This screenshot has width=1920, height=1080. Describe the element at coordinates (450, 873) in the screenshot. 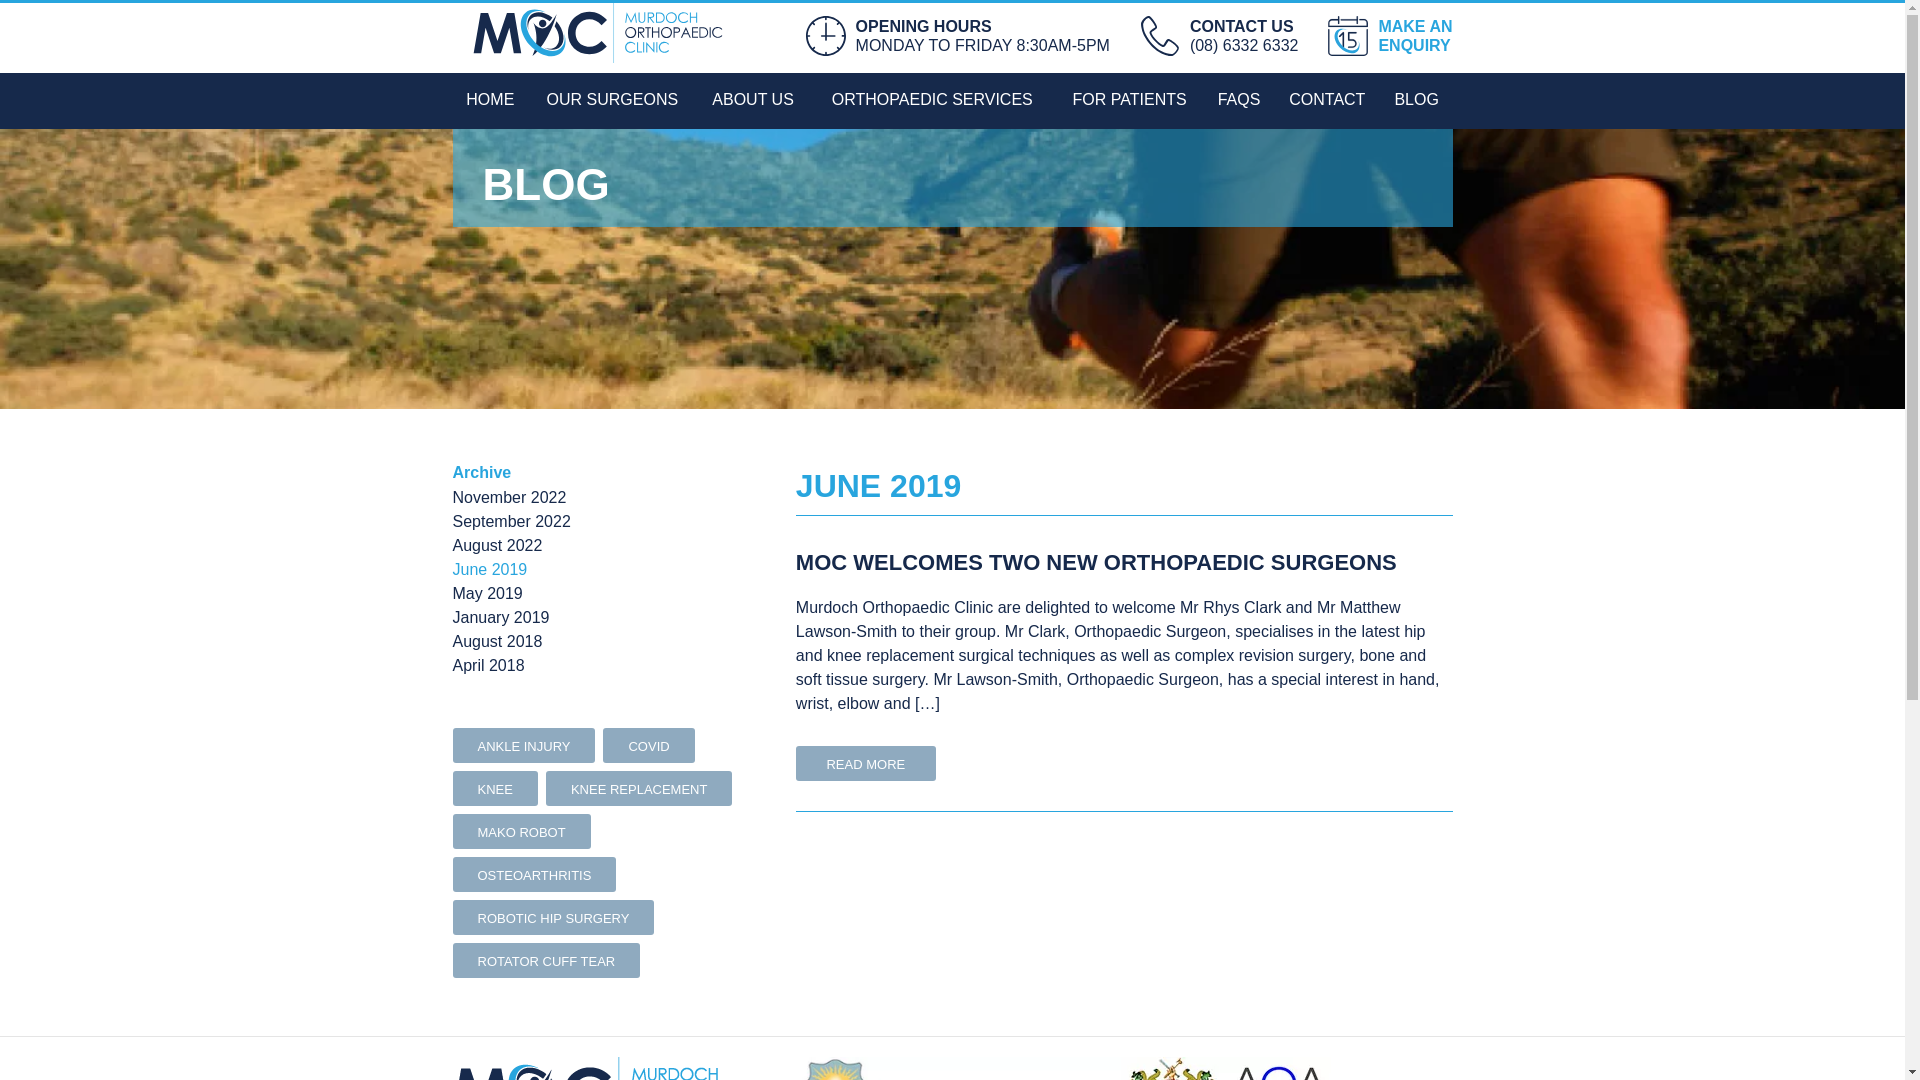

I see `'OSTEOARTHRITIS'` at that location.